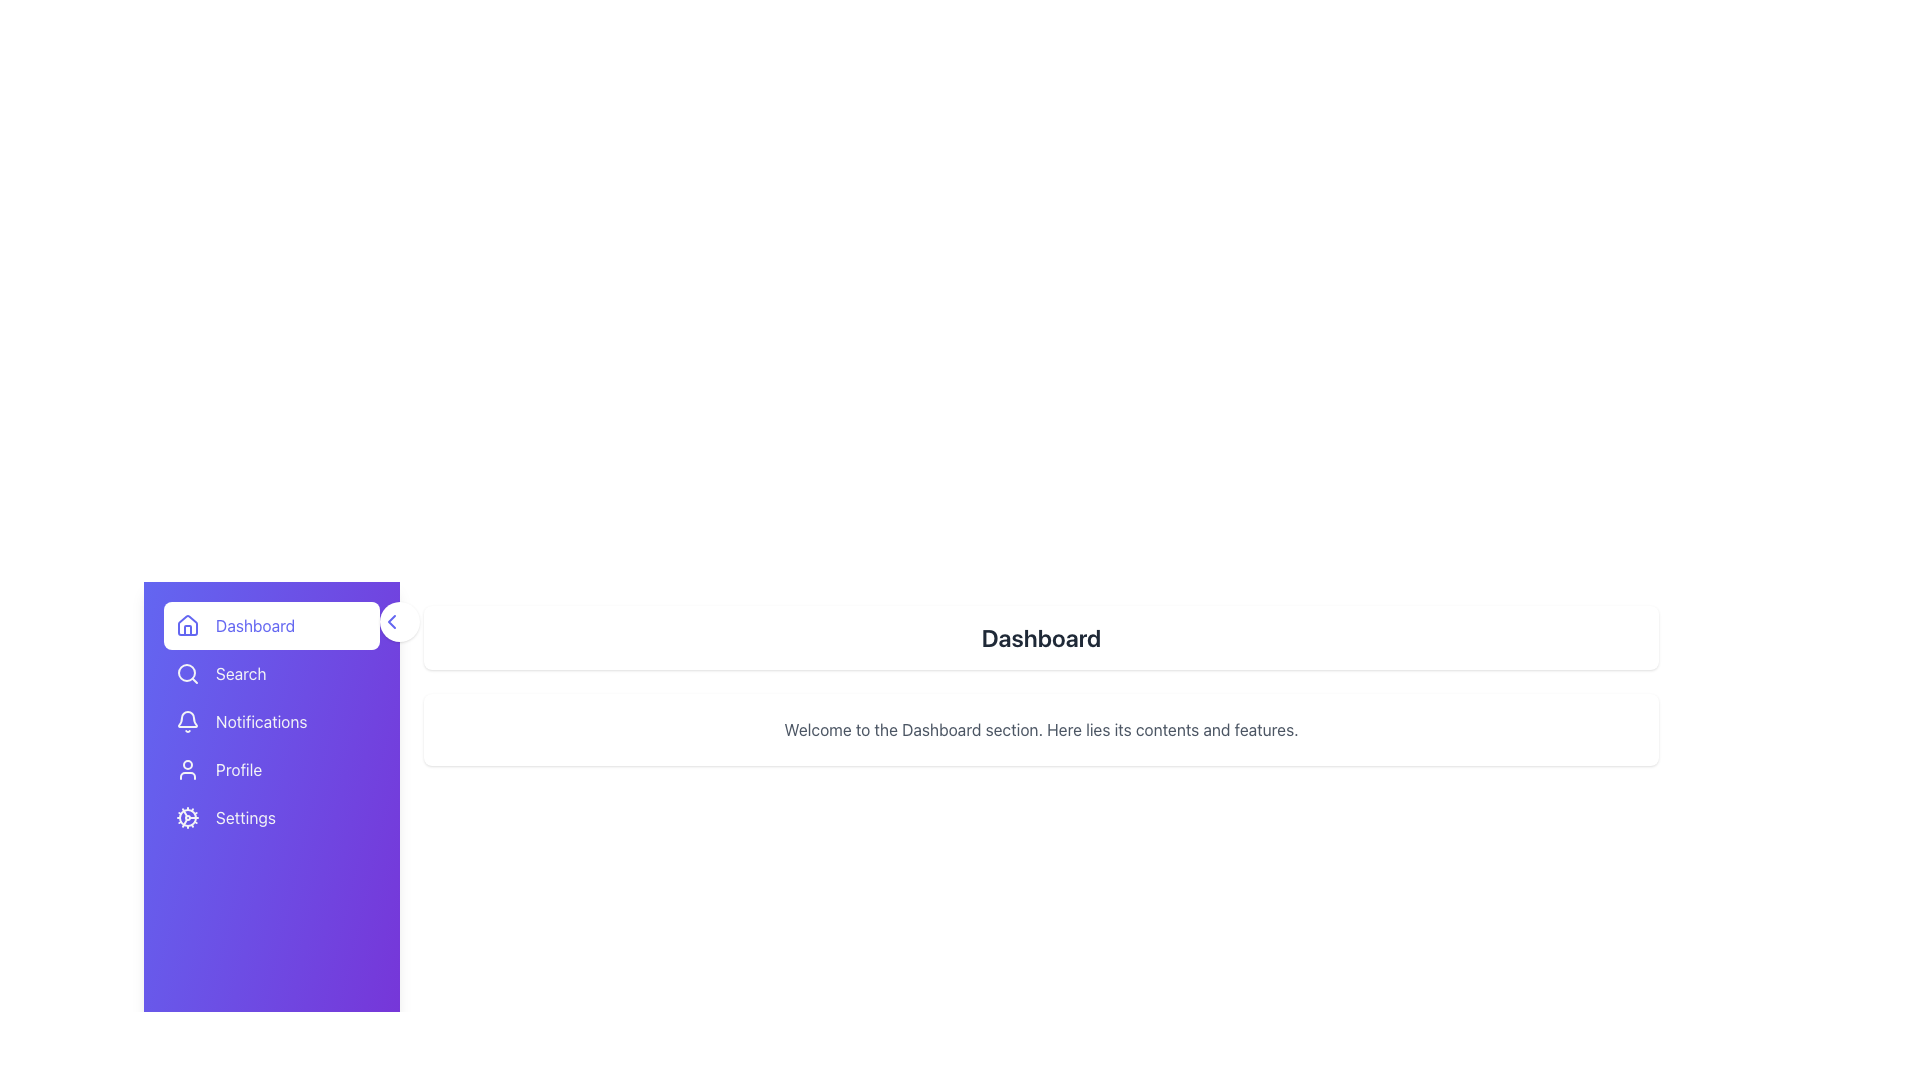 This screenshot has height=1080, width=1920. I want to click on the 'Settings' button with a purple background and a cogwheel icon, located as the fifth item in the vertical list of buttons in the side navigation bar, so click(271, 817).